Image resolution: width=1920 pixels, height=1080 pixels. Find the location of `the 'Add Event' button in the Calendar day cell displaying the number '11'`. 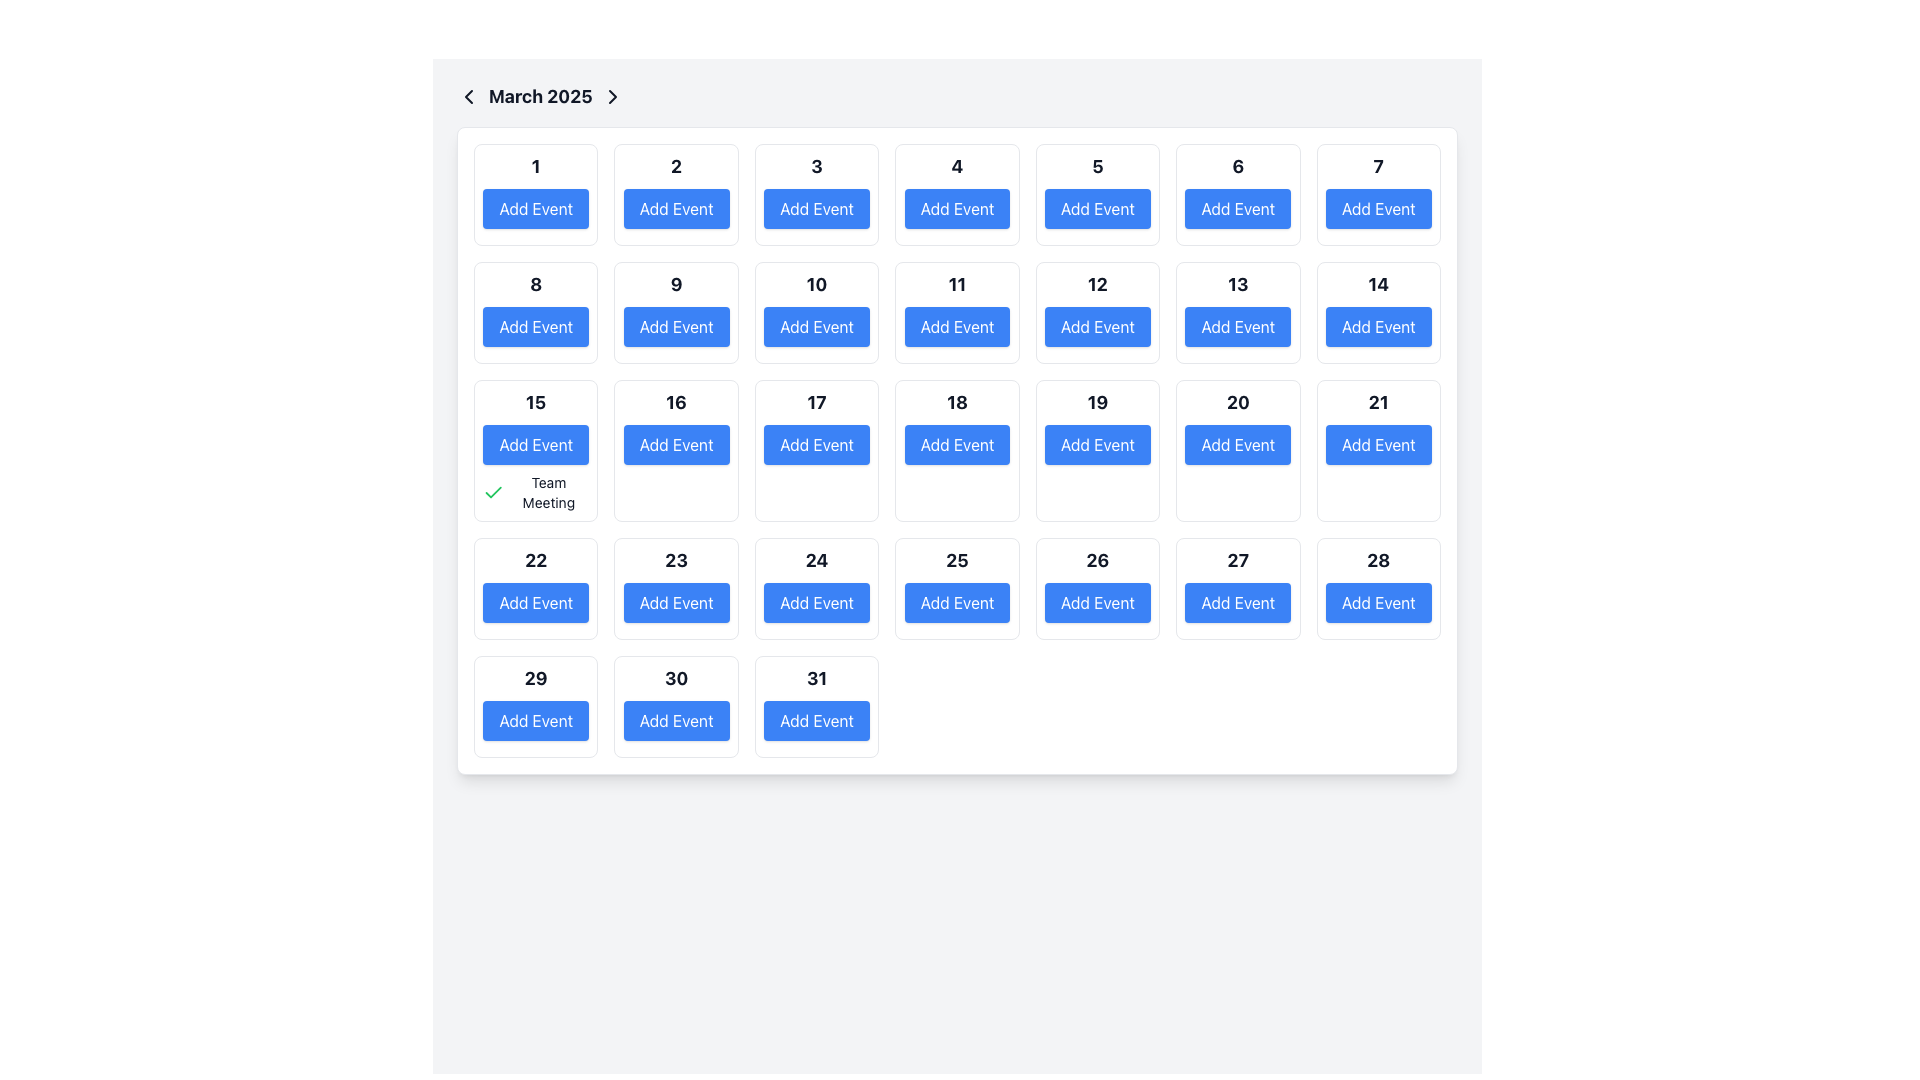

the 'Add Event' button in the Calendar day cell displaying the number '11' is located at coordinates (956, 312).